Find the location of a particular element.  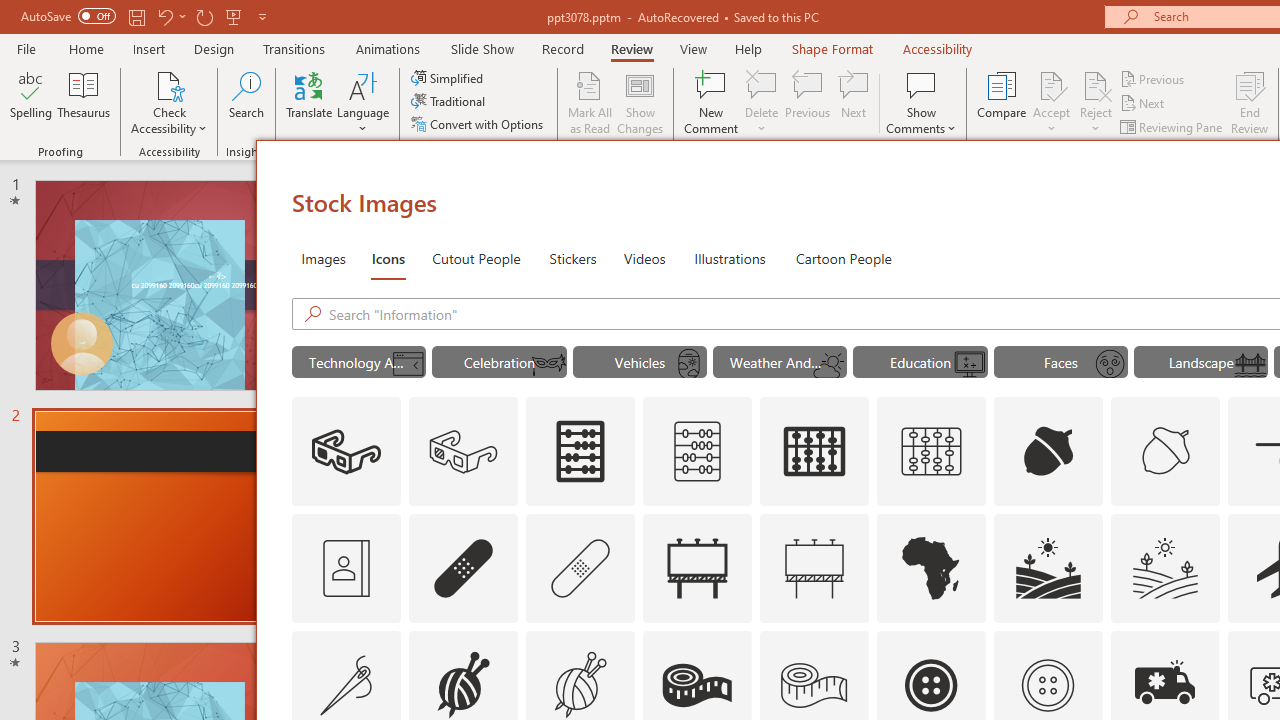

'AutomationID: Icons_Agriculture' is located at coordinates (1047, 568).